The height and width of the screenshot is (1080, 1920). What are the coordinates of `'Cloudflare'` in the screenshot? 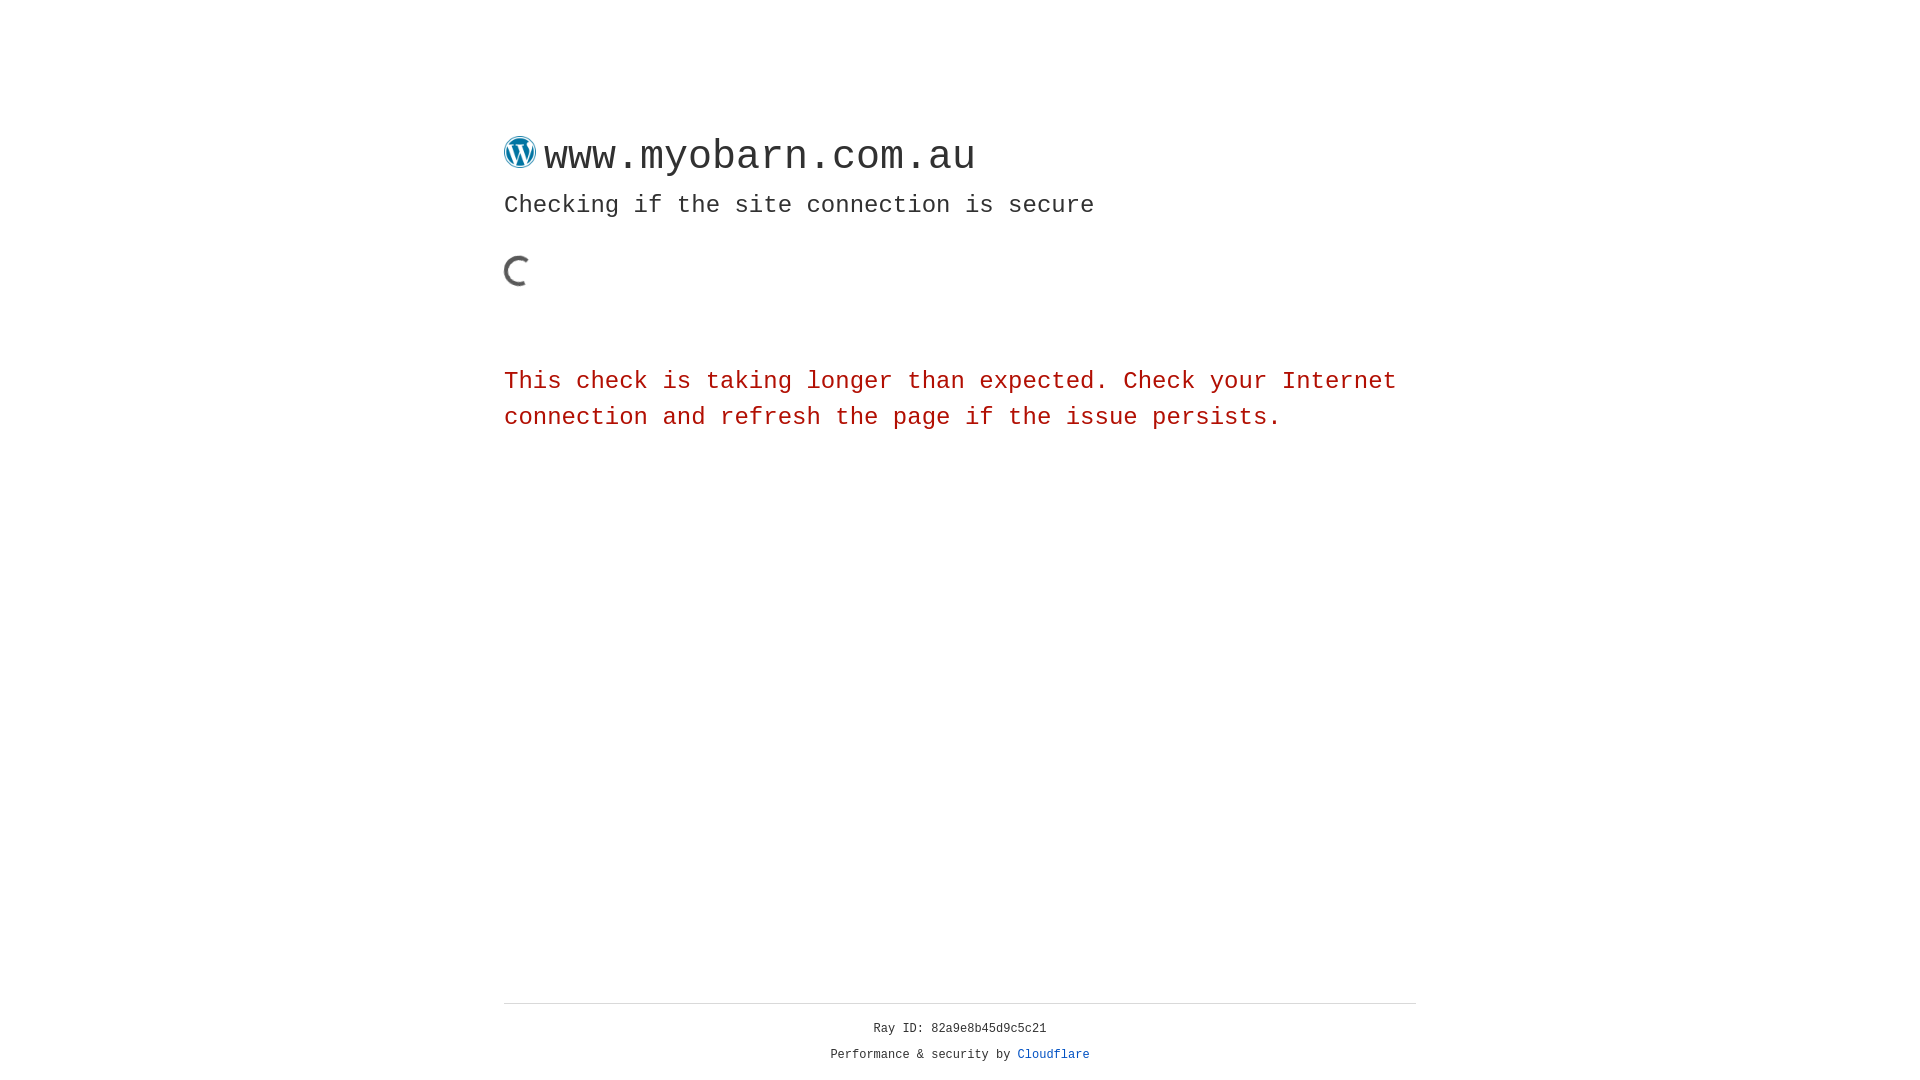 It's located at (1053, 1054).